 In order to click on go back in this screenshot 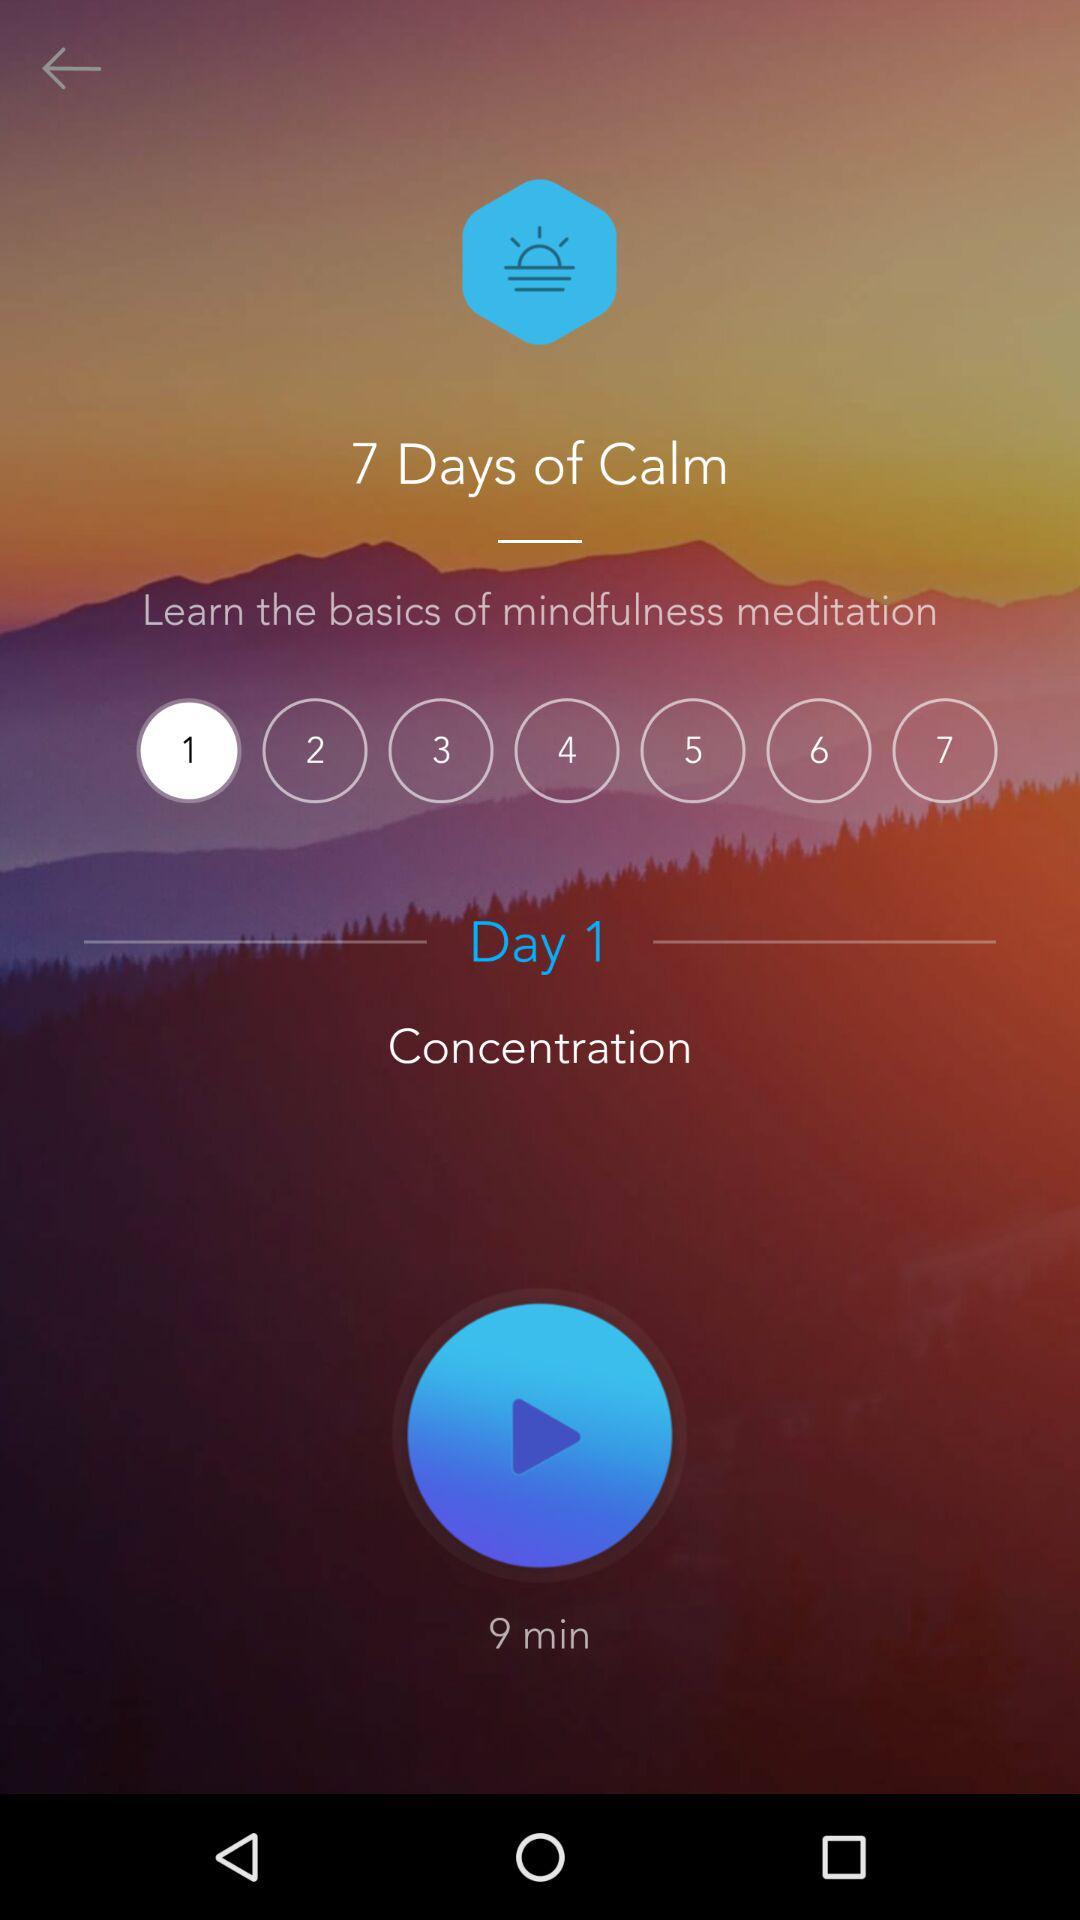, I will do `click(71, 68)`.